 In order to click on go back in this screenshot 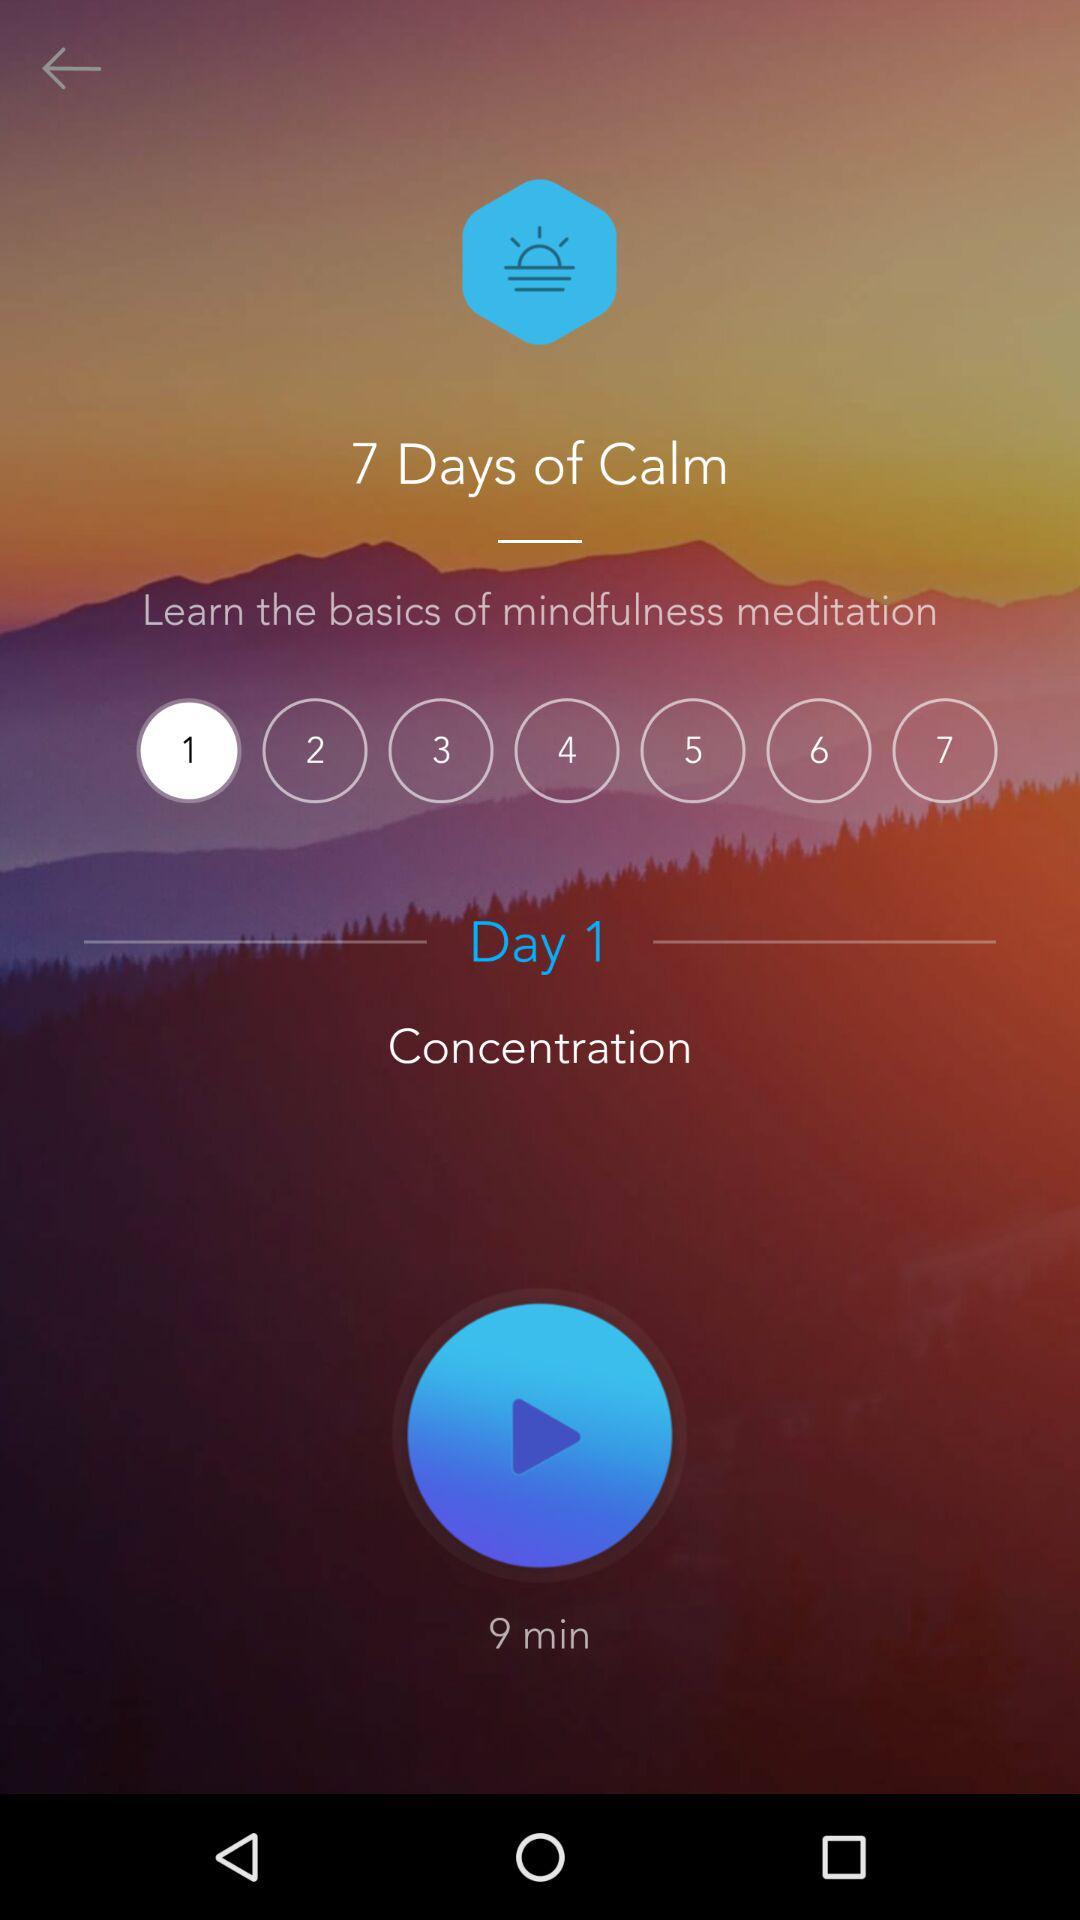, I will do `click(71, 68)`.